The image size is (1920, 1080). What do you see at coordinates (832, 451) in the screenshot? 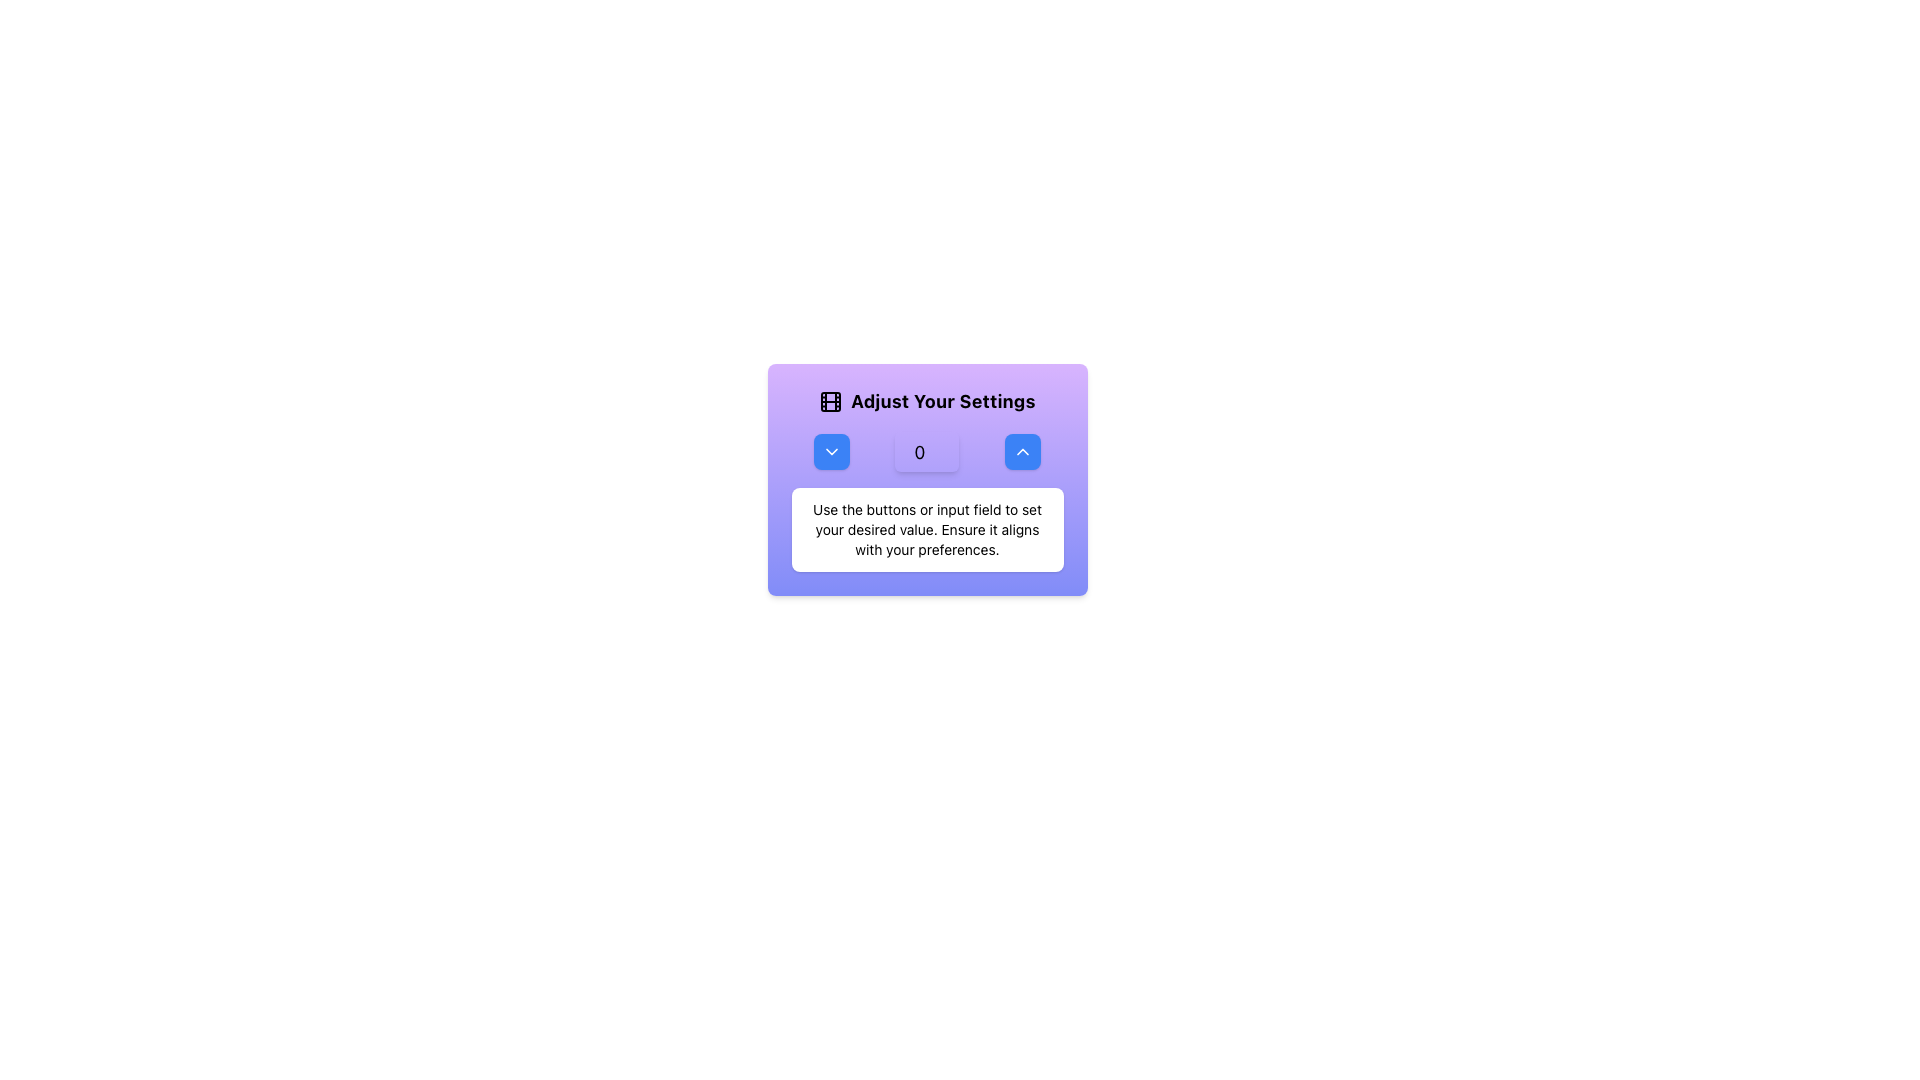
I see `the interactive button on the left side of the control interface to decrease the numeric value displayed in the adjacent input field` at bounding box center [832, 451].